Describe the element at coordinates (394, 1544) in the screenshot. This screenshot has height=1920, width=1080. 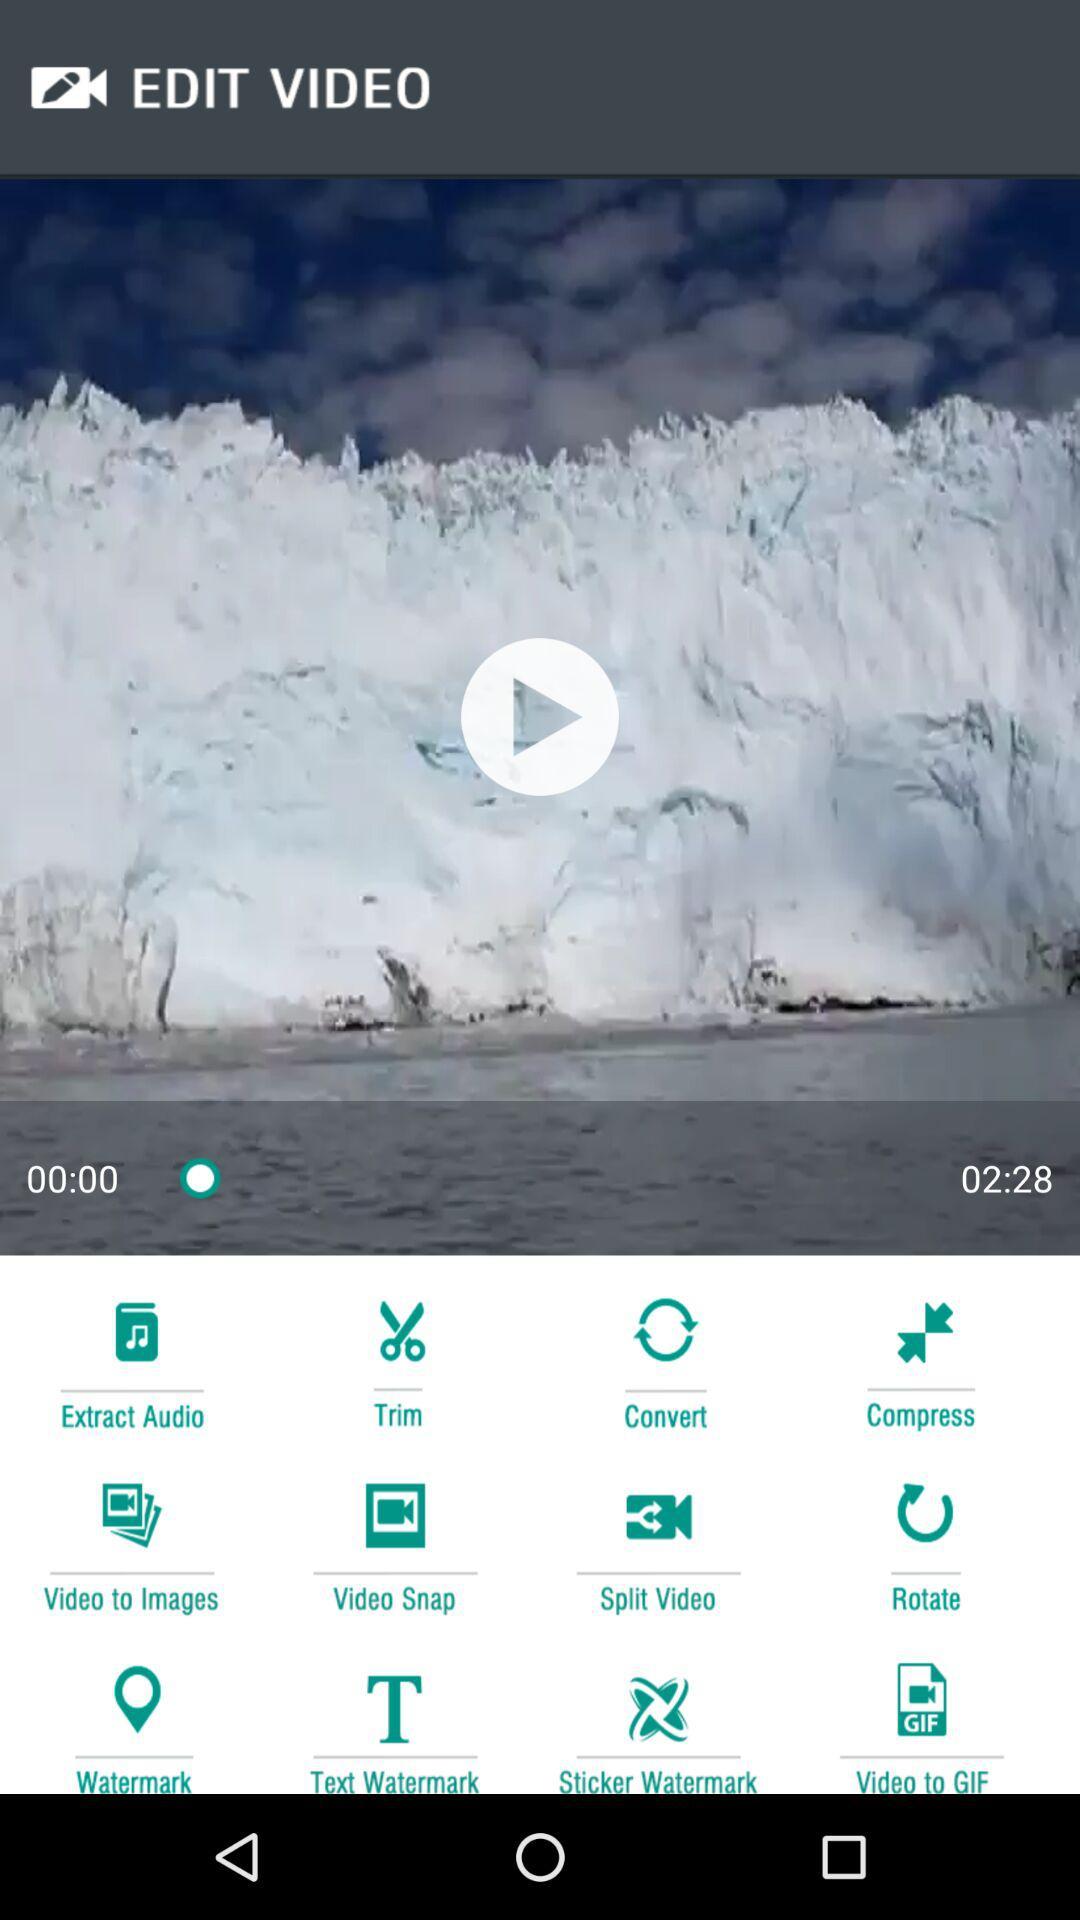
I see `take video snap` at that location.